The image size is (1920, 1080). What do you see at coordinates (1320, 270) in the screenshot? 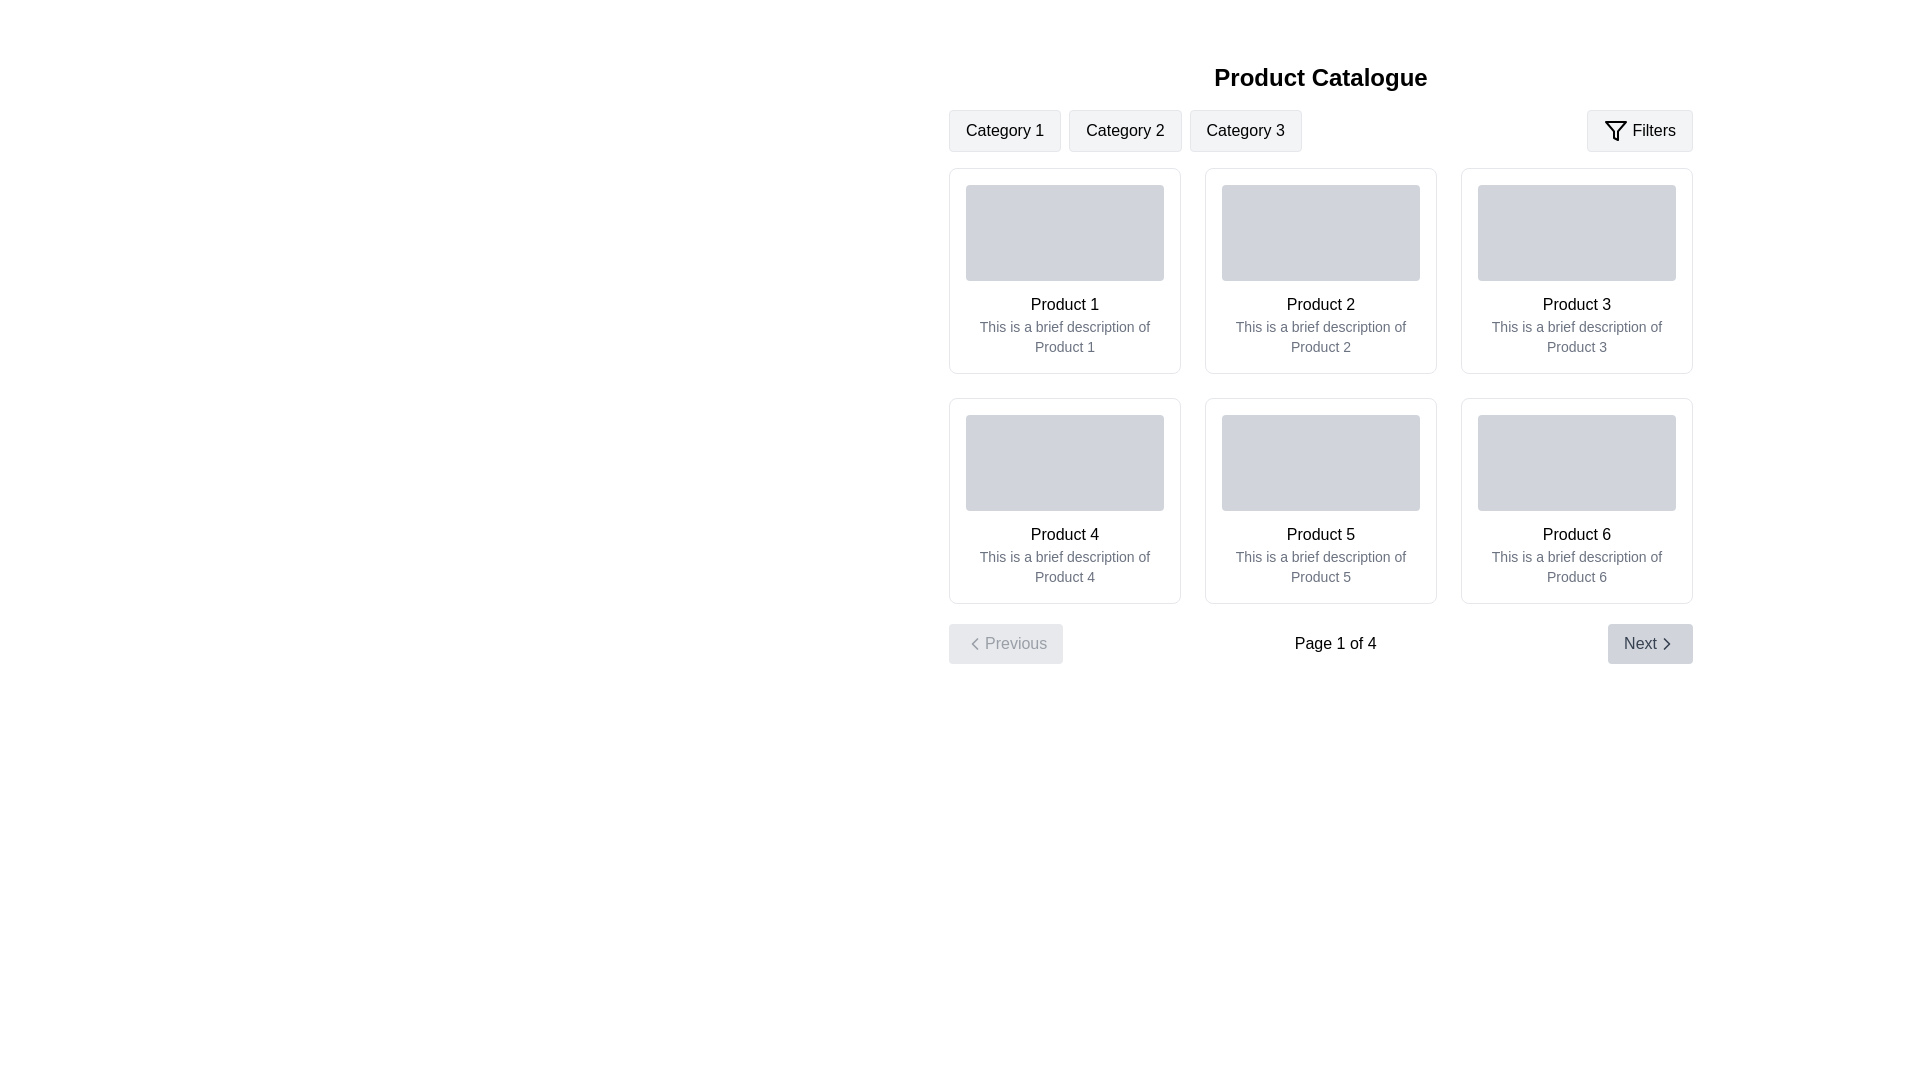
I see `the Information Card displaying details about 'Product 2', which is located in the second column of the first row in a 3x2 grid layout` at bounding box center [1320, 270].